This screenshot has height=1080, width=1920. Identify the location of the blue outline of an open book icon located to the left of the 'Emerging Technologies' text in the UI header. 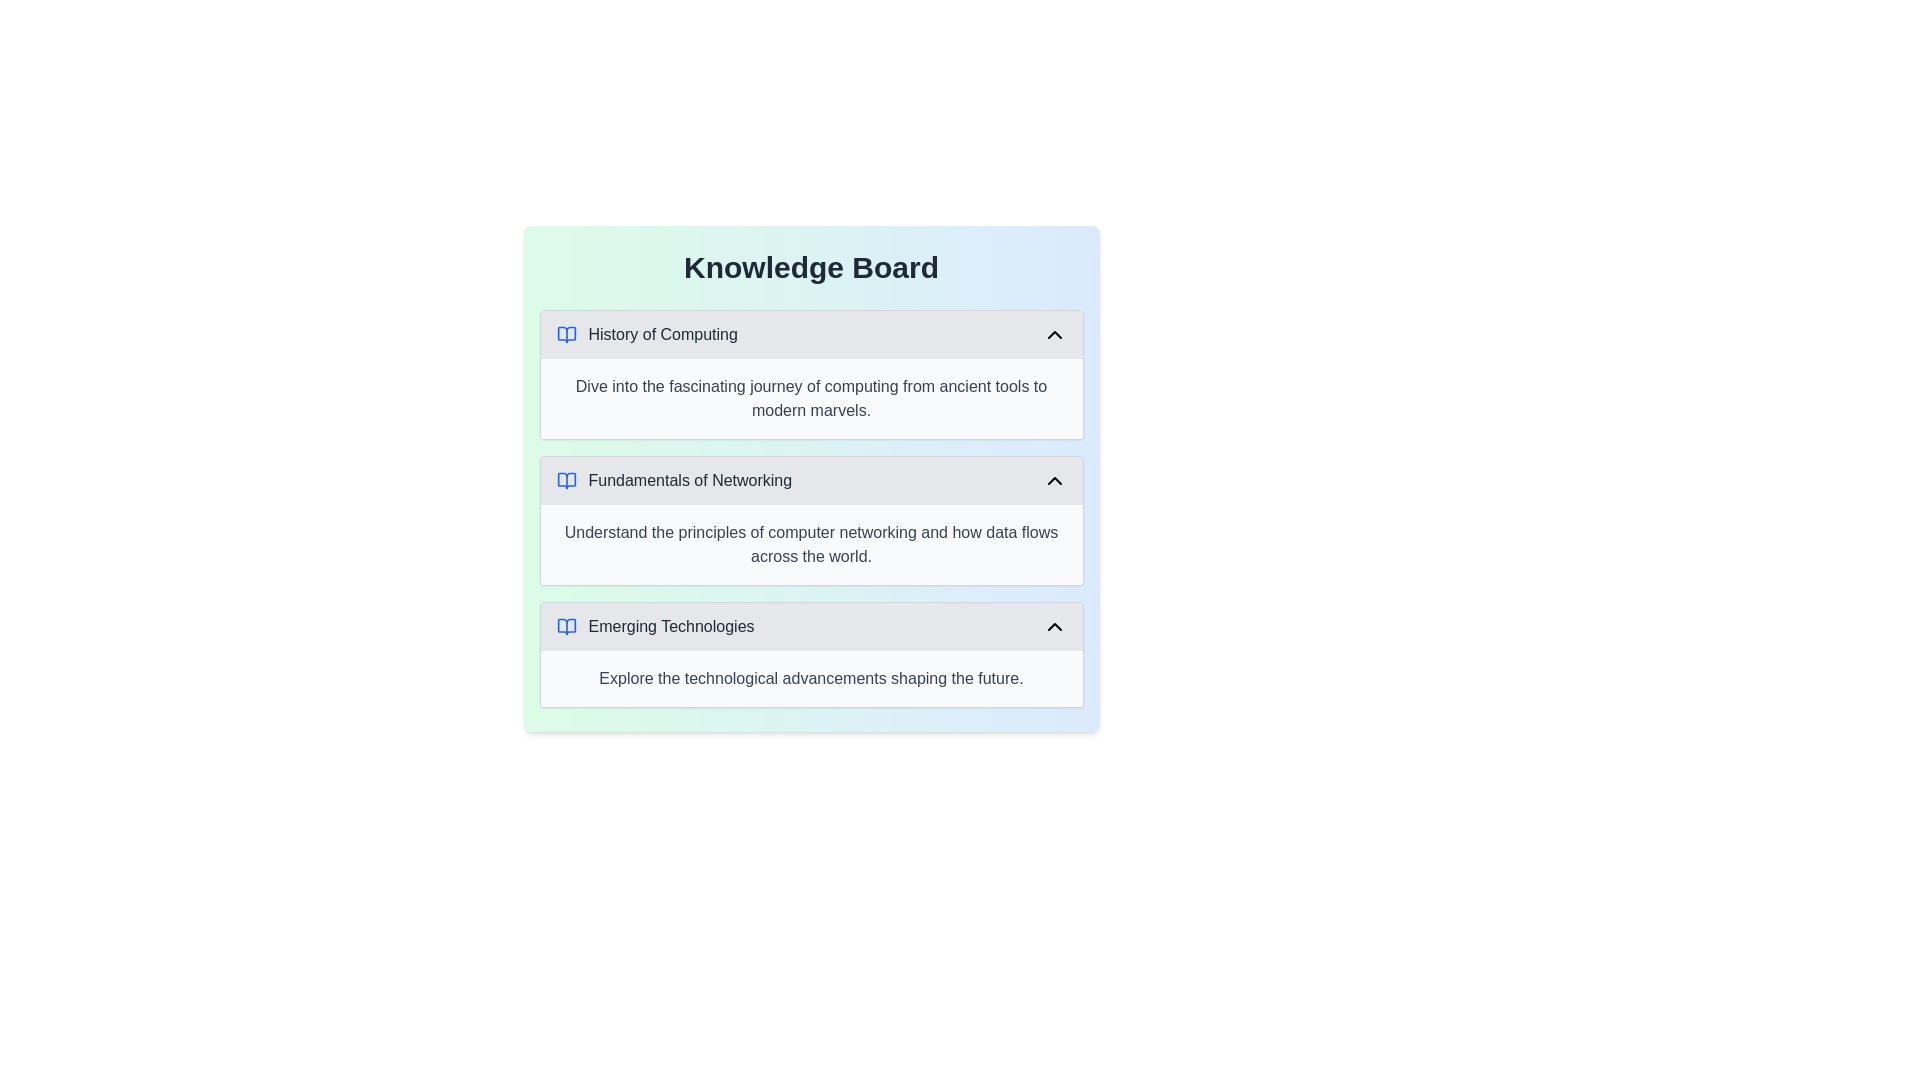
(565, 626).